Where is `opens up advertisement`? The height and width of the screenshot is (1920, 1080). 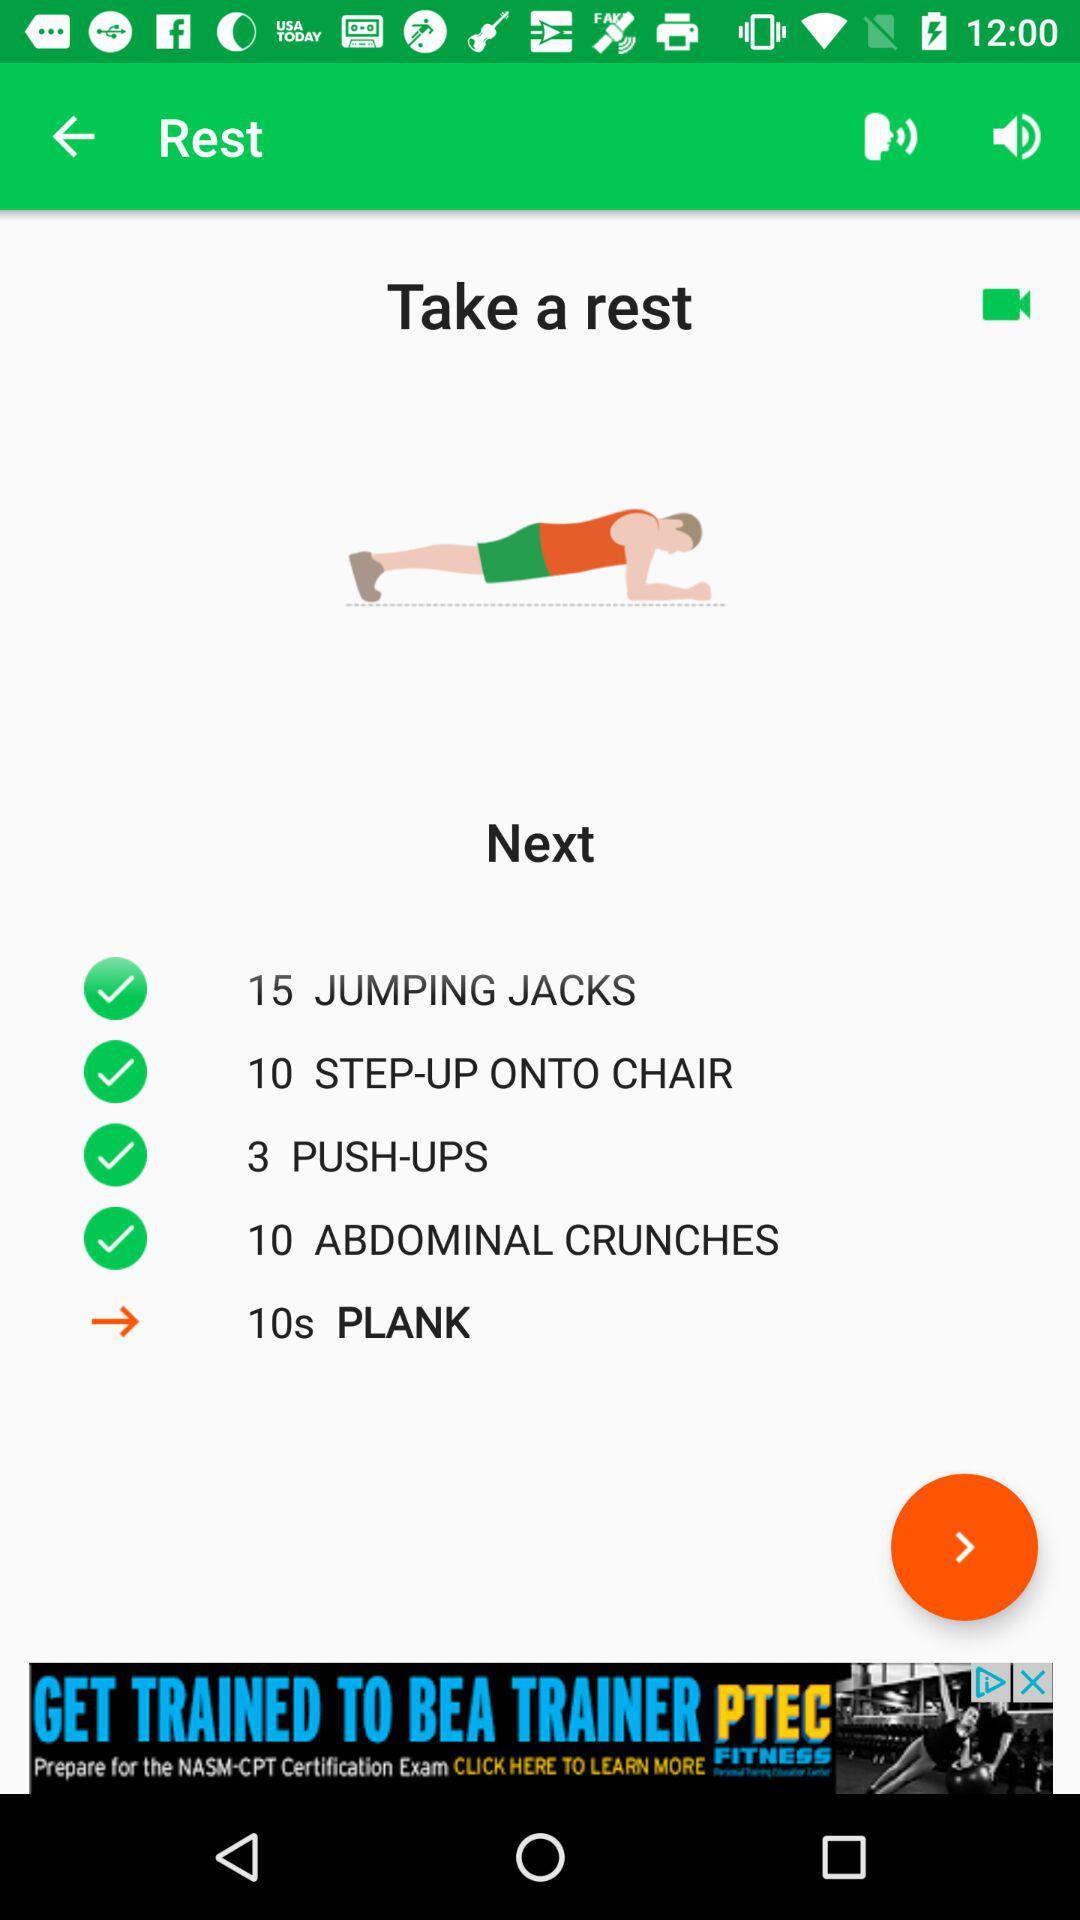
opens up advertisement is located at coordinates (540, 1727).